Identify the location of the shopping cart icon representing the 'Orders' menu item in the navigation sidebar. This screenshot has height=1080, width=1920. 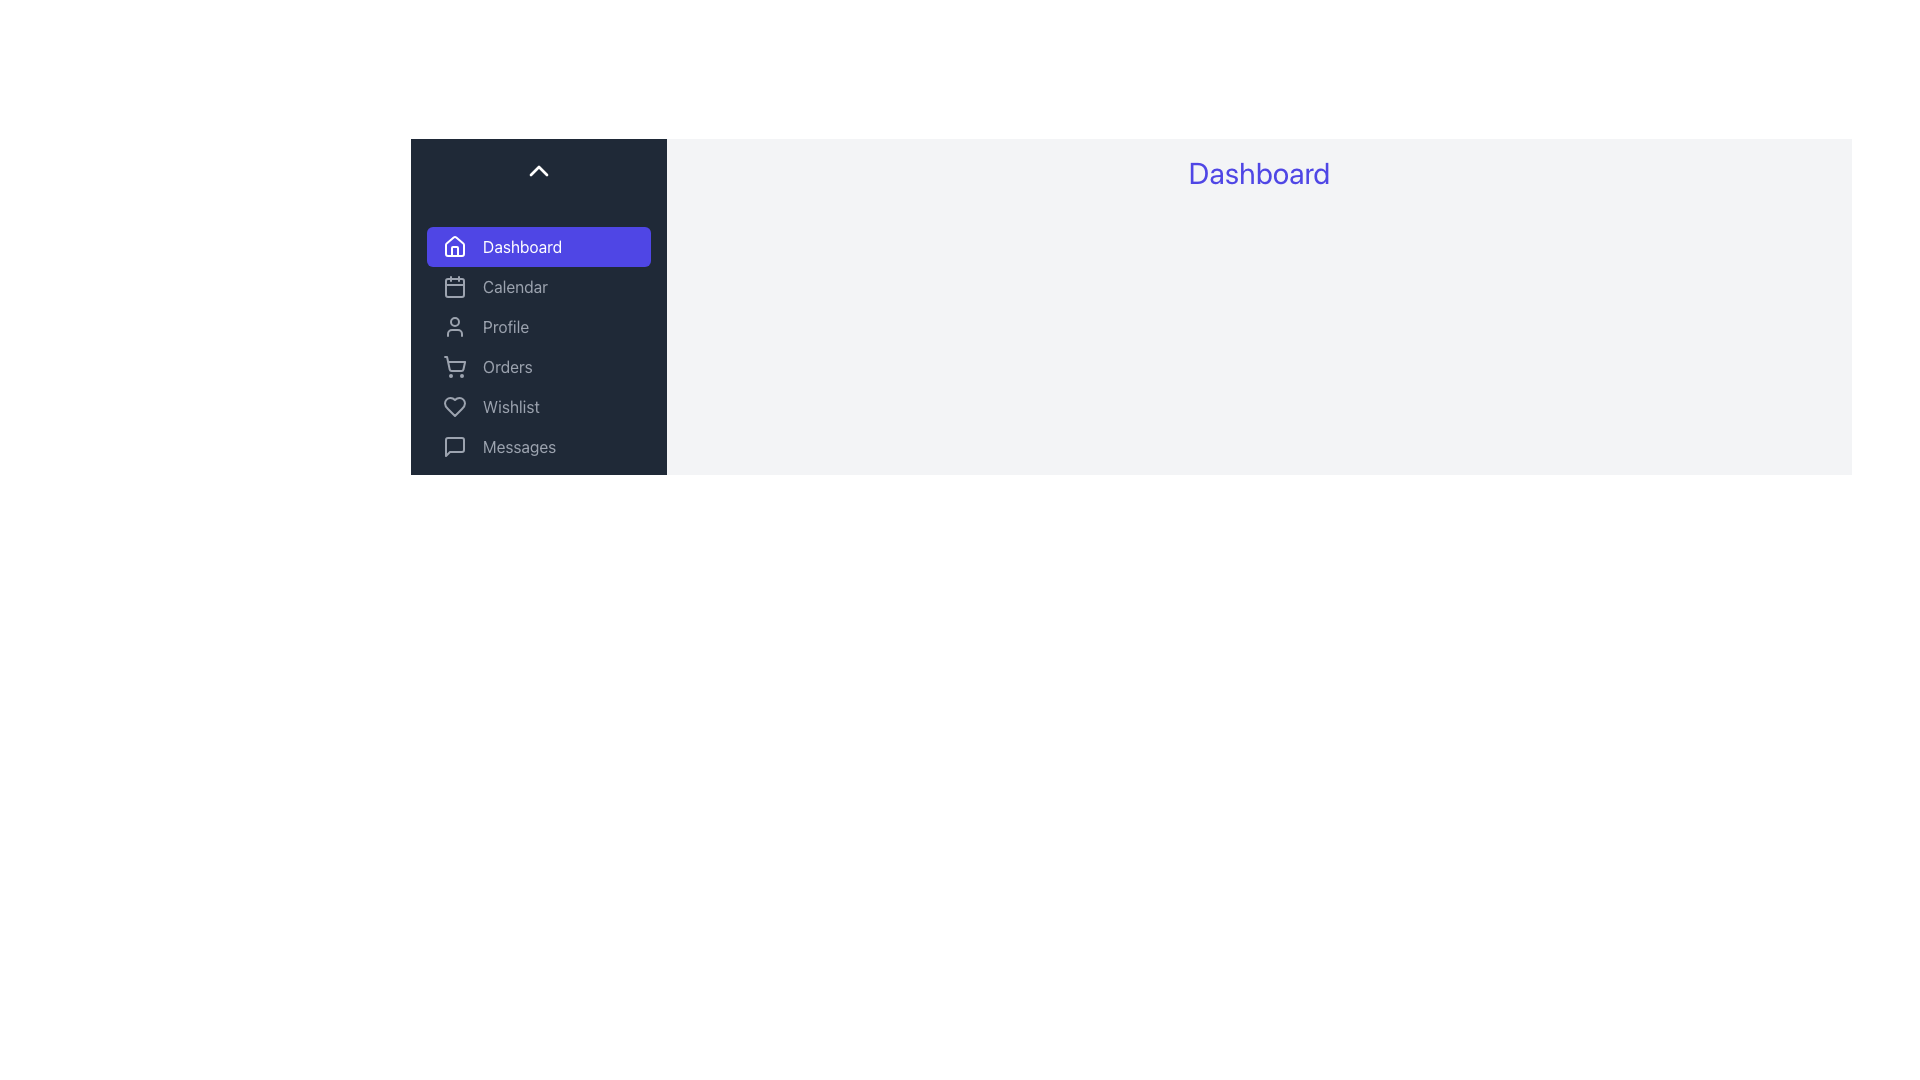
(454, 364).